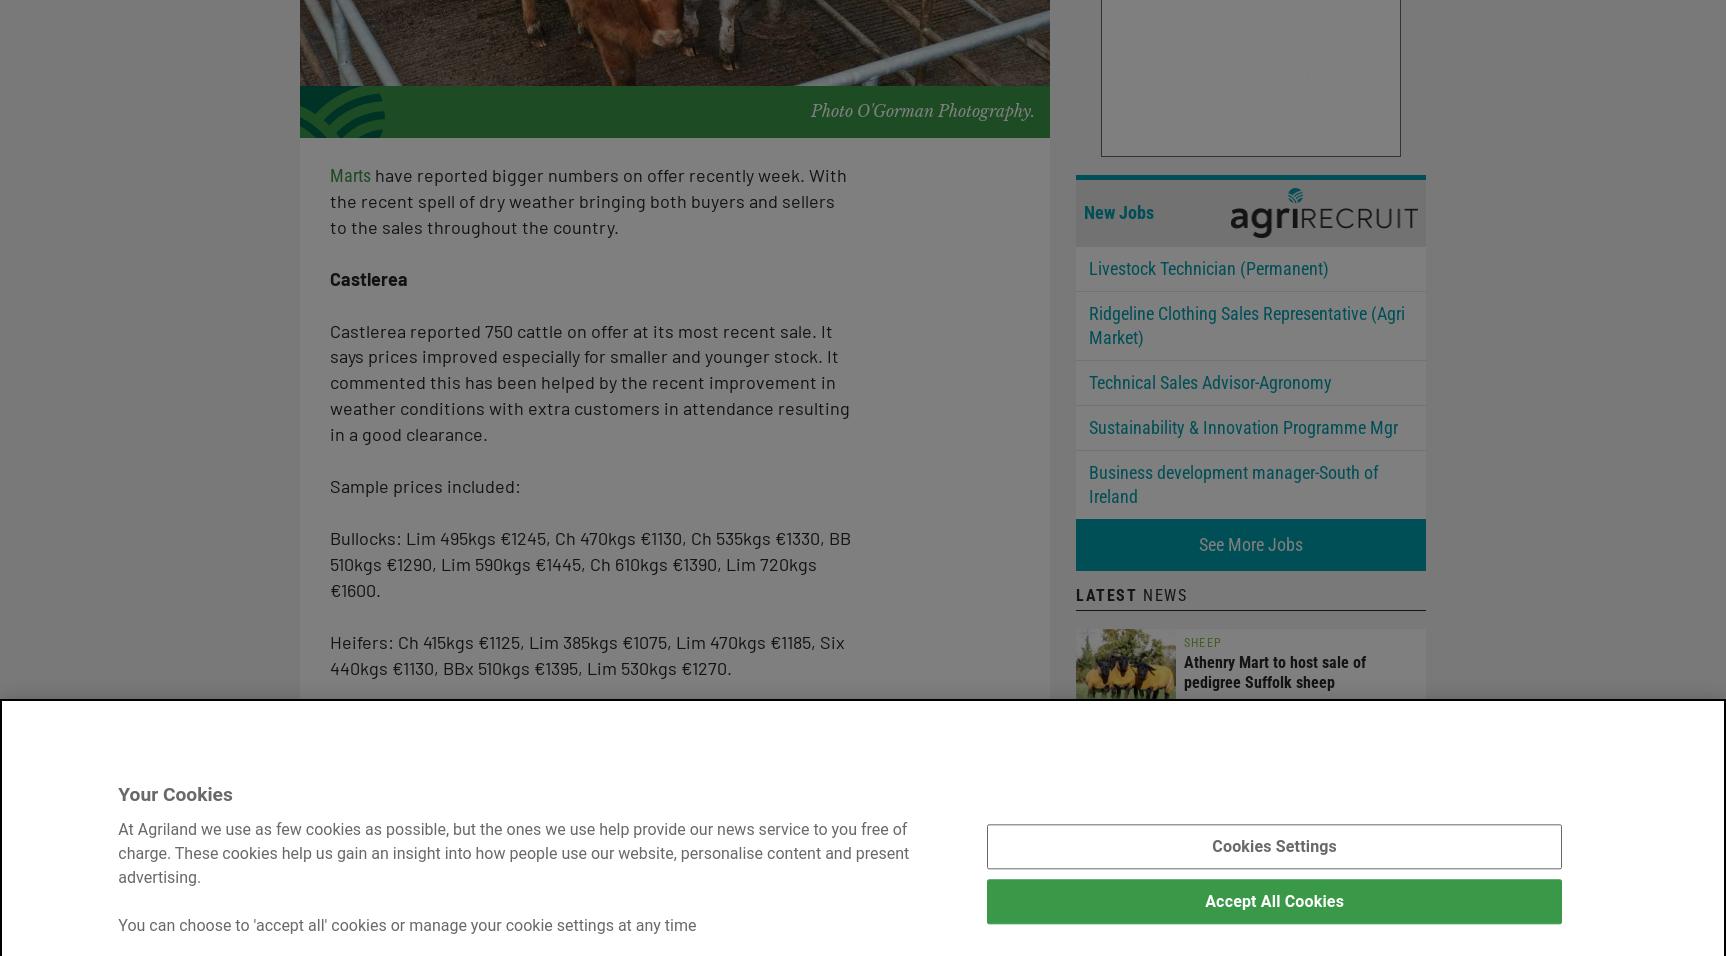 This screenshot has width=1726, height=956. Describe the element at coordinates (590, 561) in the screenshot. I see `'Bullocks: Lim 495kgs €1245, Ch 470kgs €1130, Ch 535kgs €1330, BB 510kgs €1290, Lim 590kgs €1445, Ch 610kgs €1390, Lim 720kgs €1600.'` at that location.